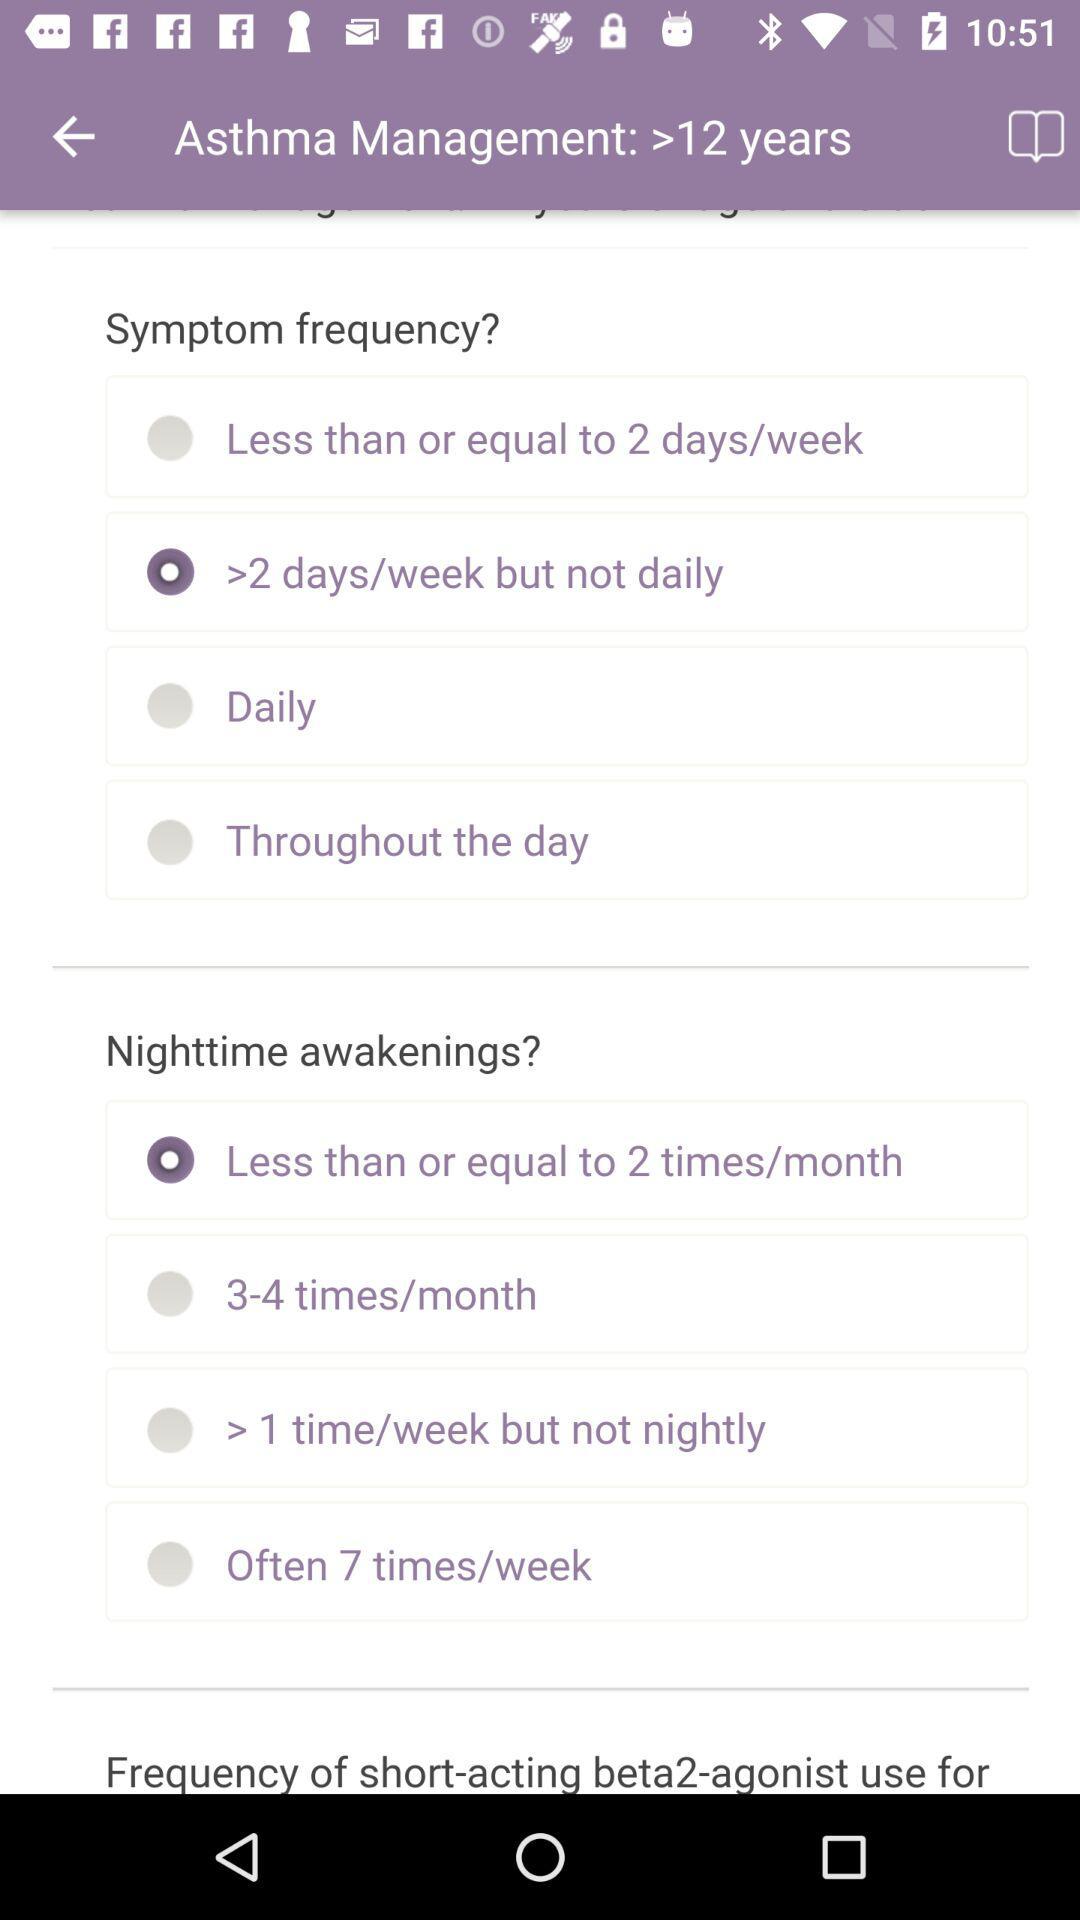 Image resolution: width=1080 pixels, height=1920 pixels. Describe the element at coordinates (540, 1002) in the screenshot. I see `the icon at the center` at that location.